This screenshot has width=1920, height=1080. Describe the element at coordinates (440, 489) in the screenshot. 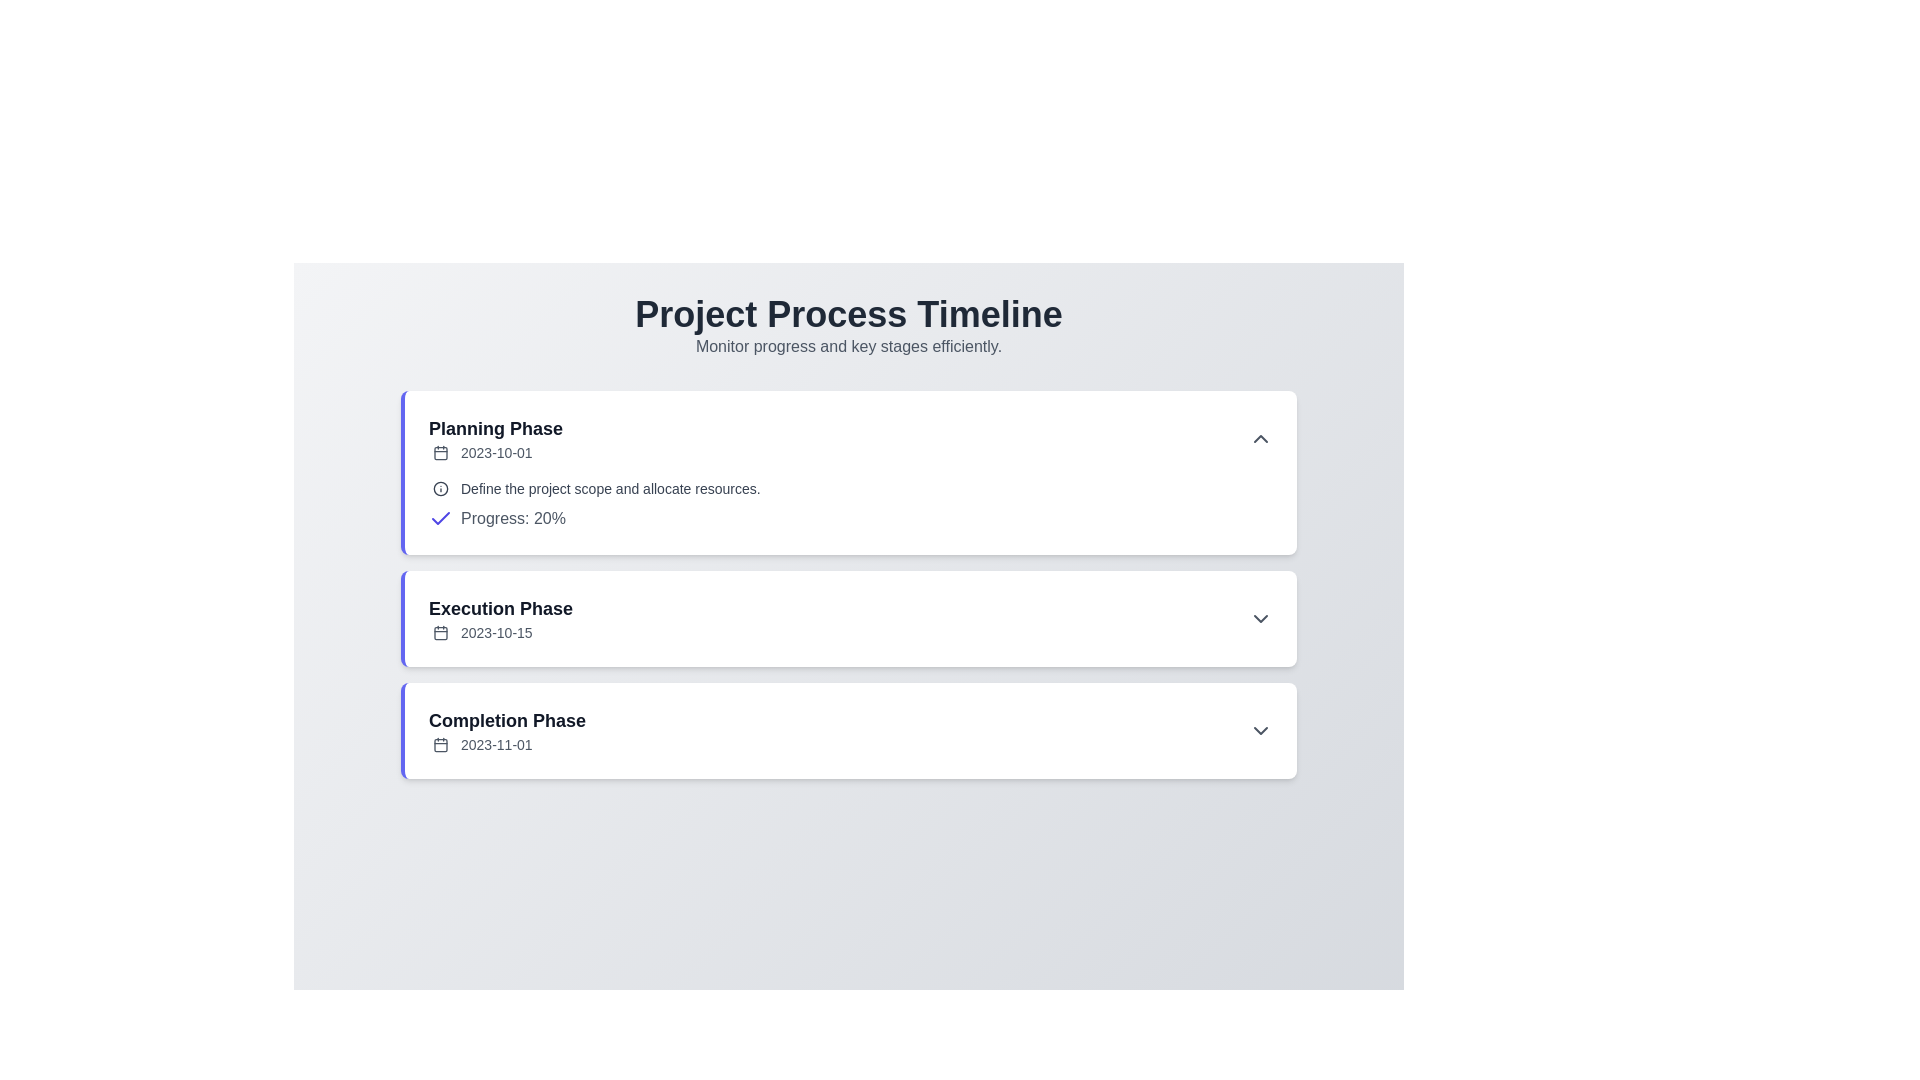

I see `the largest circle element in the SVG graphic that represents an information icon, located to the left of timeline items' descriptions` at that location.